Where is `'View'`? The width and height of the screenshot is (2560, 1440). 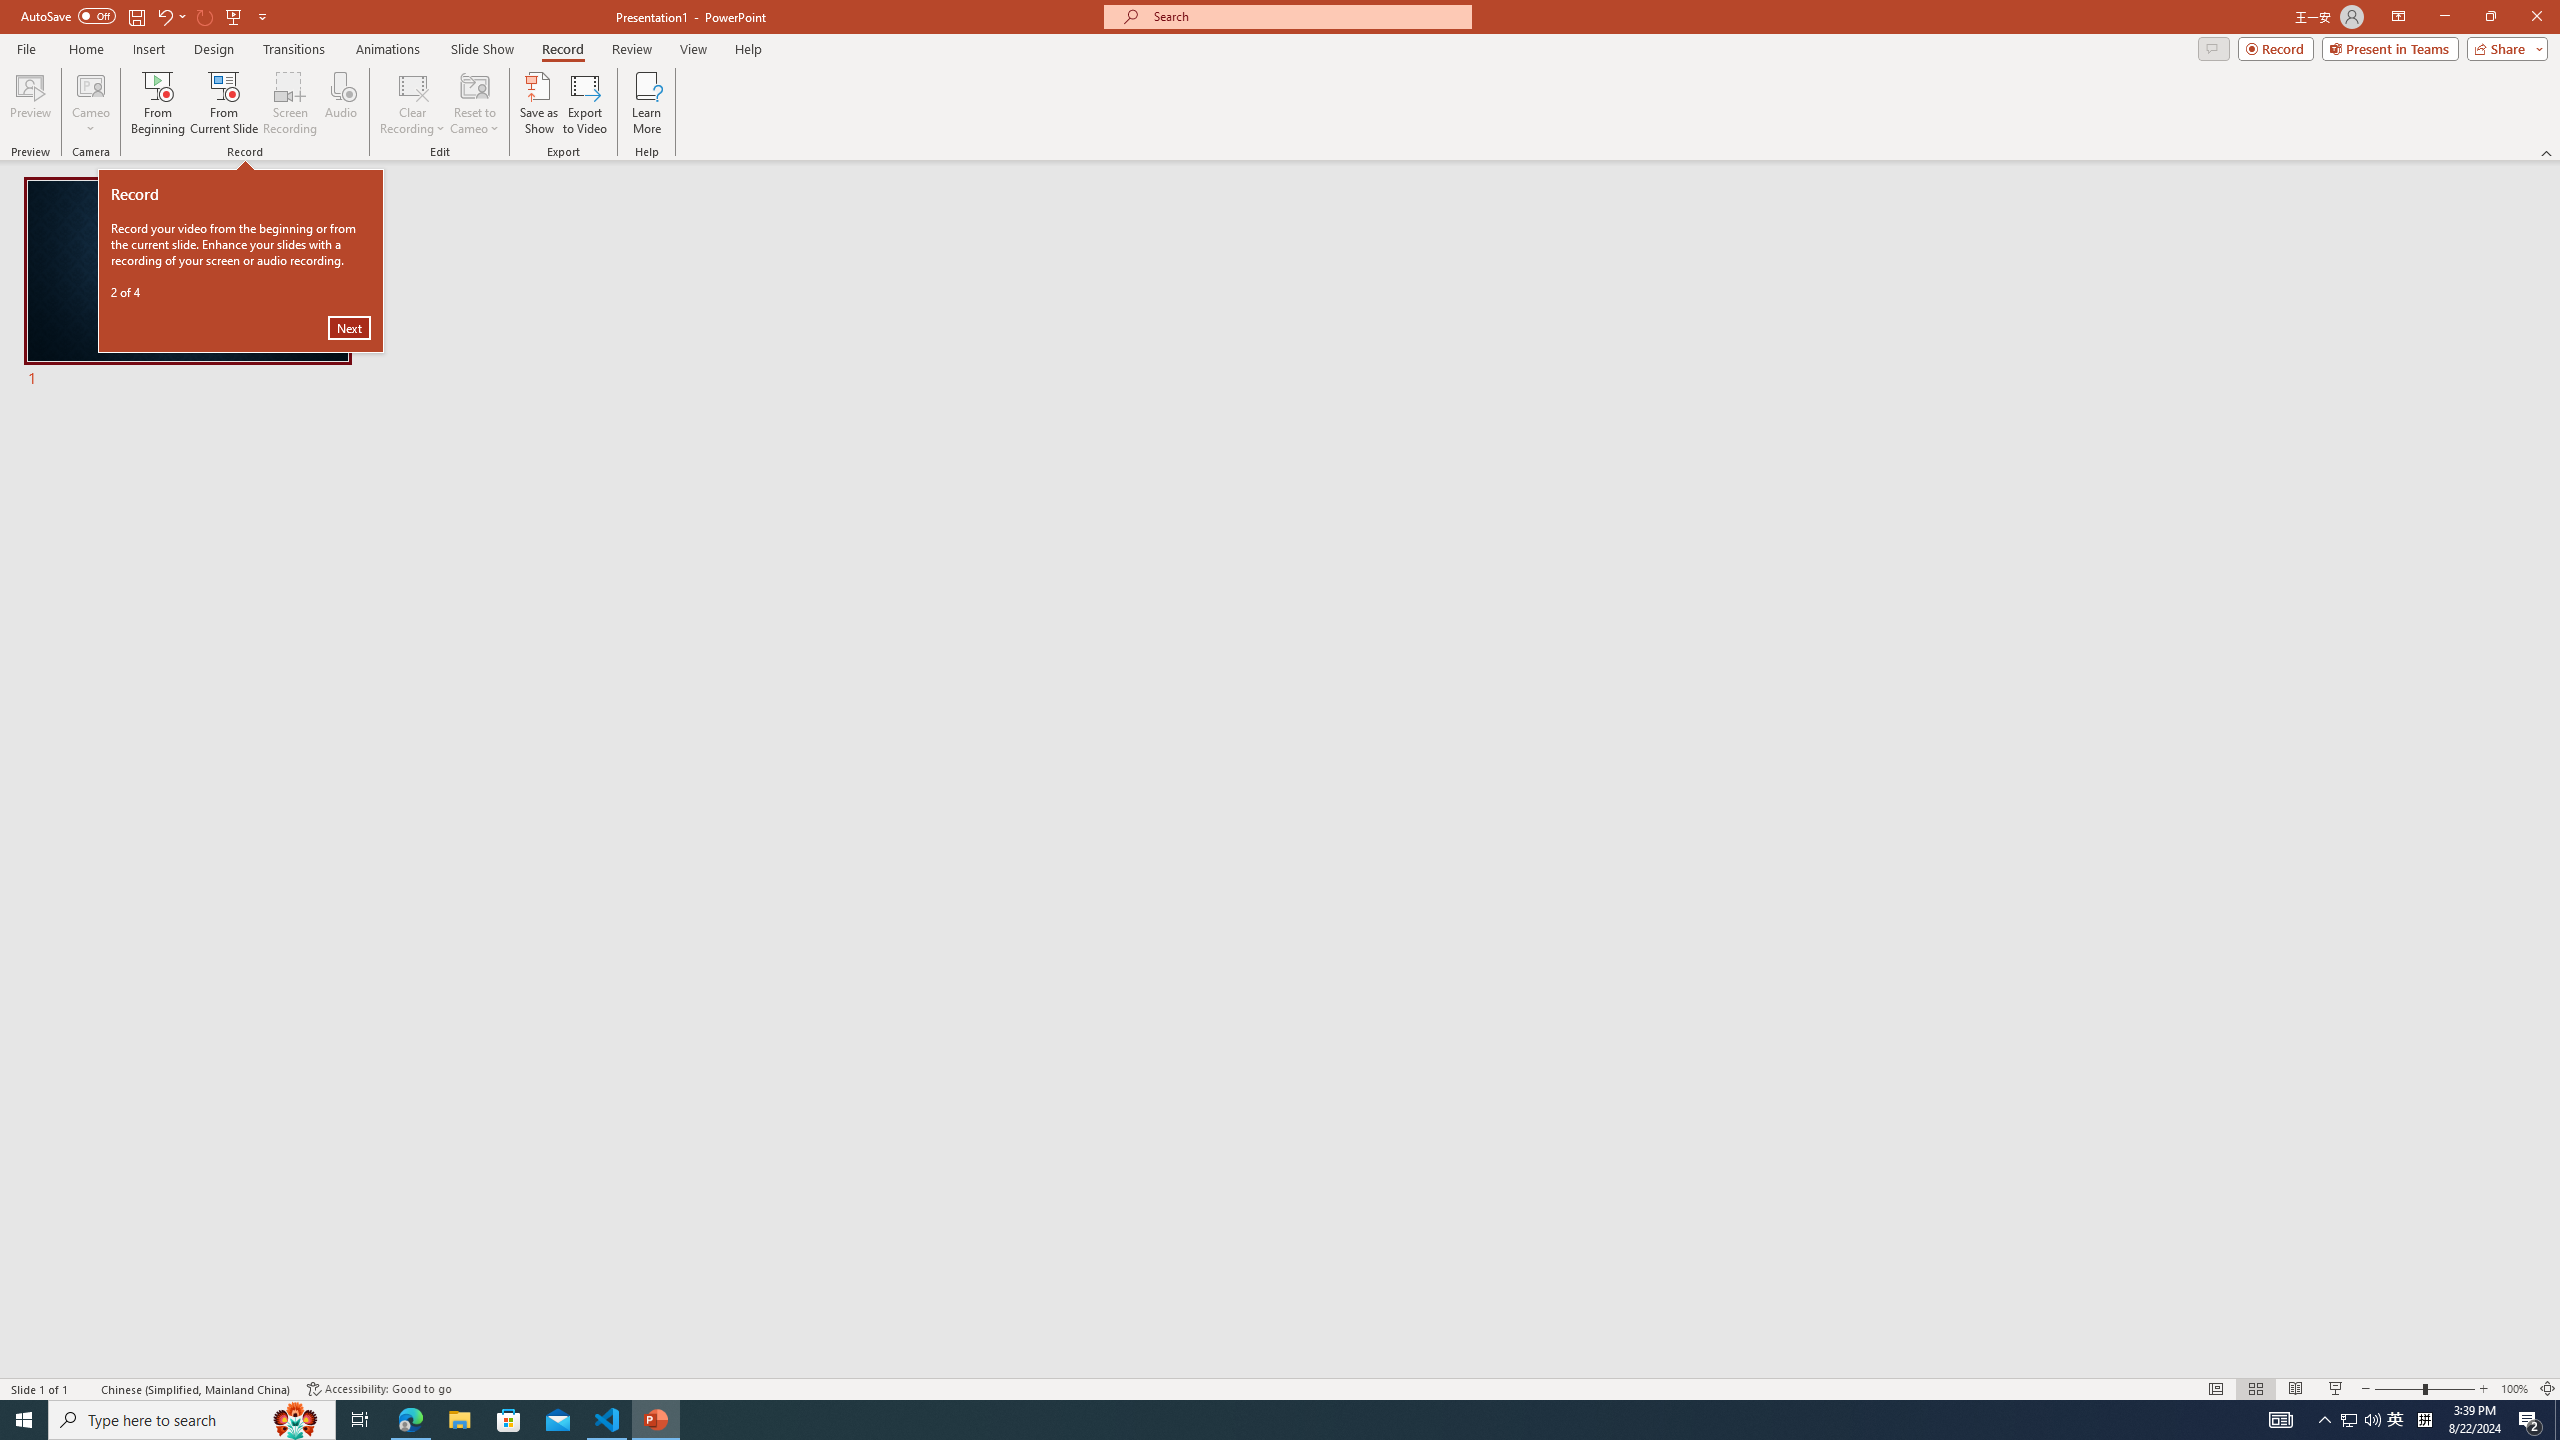 'View' is located at coordinates (694, 49).